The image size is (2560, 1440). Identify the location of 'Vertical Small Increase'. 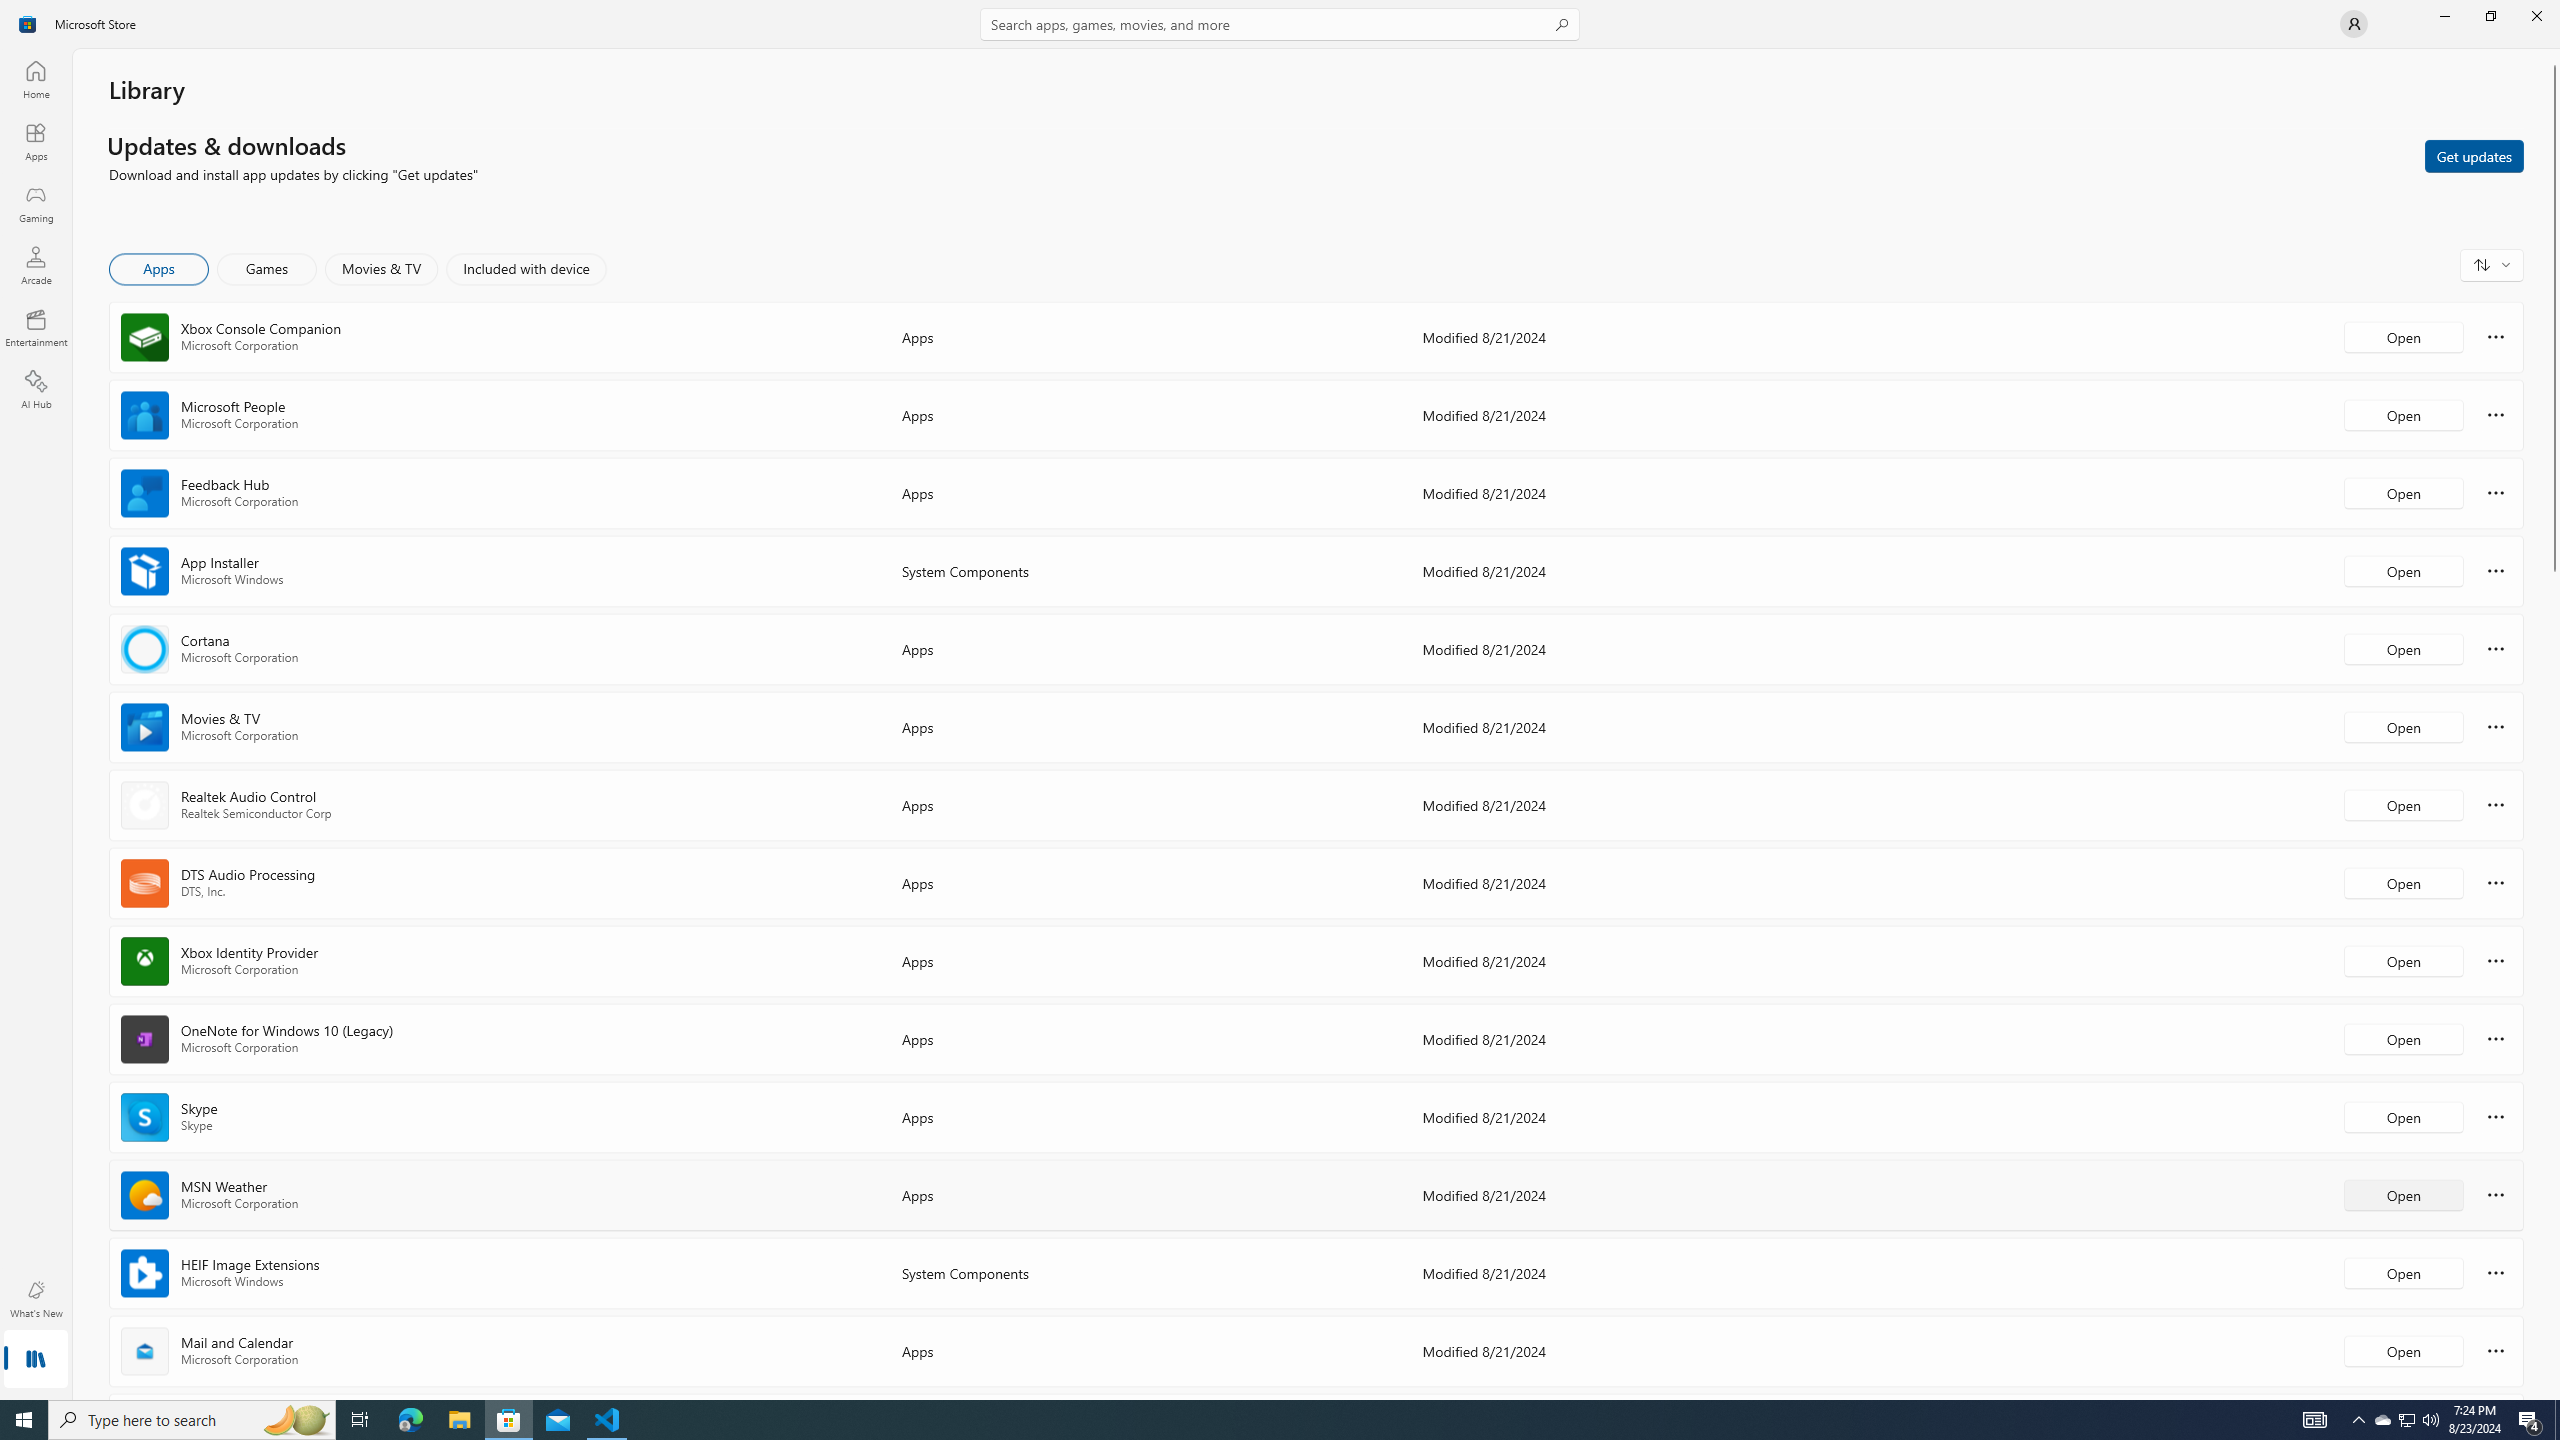
(2552, 1393).